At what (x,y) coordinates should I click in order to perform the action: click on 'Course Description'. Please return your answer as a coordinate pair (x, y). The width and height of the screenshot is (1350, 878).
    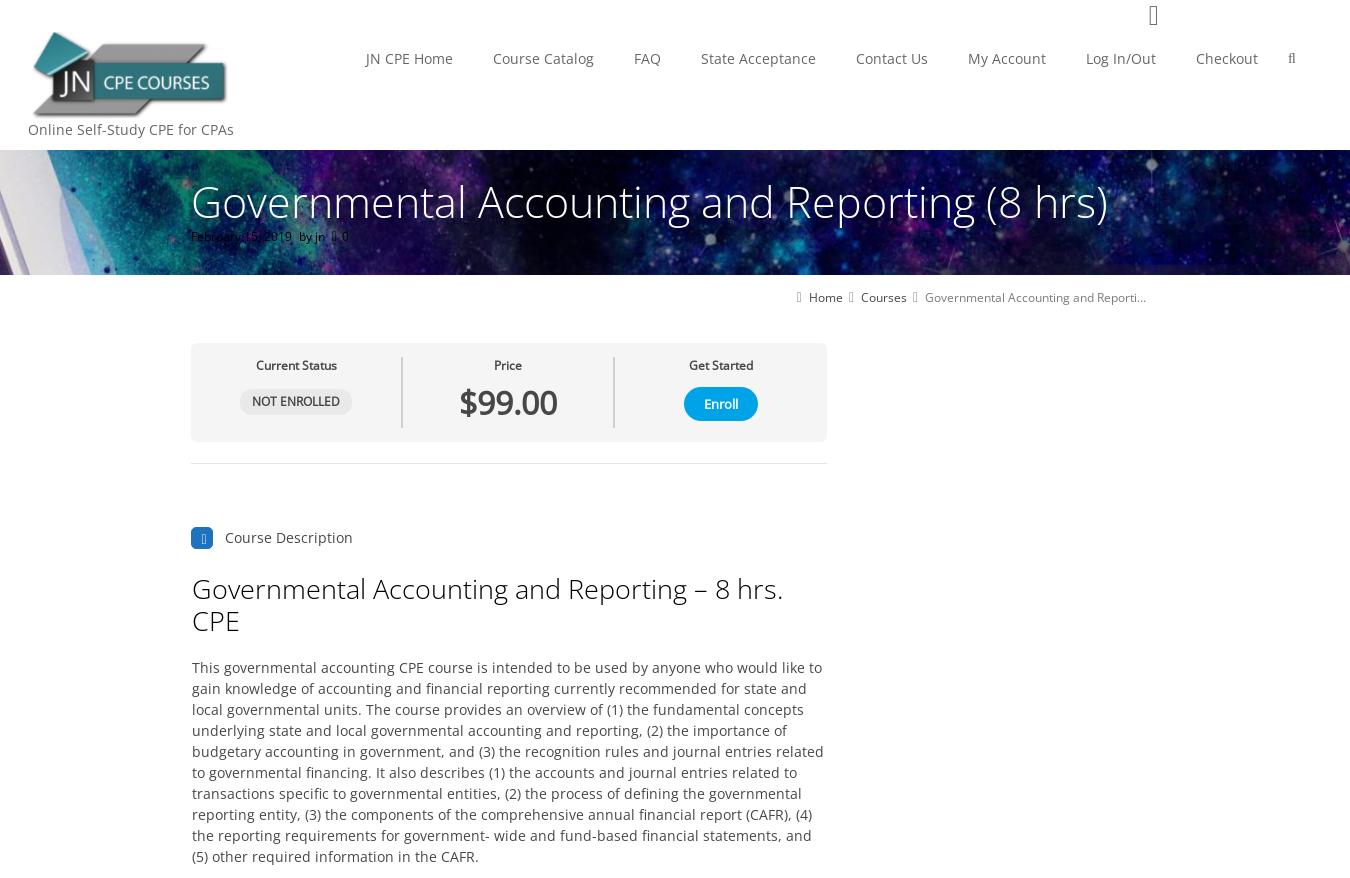
    Looking at the image, I should click on (288, 536).